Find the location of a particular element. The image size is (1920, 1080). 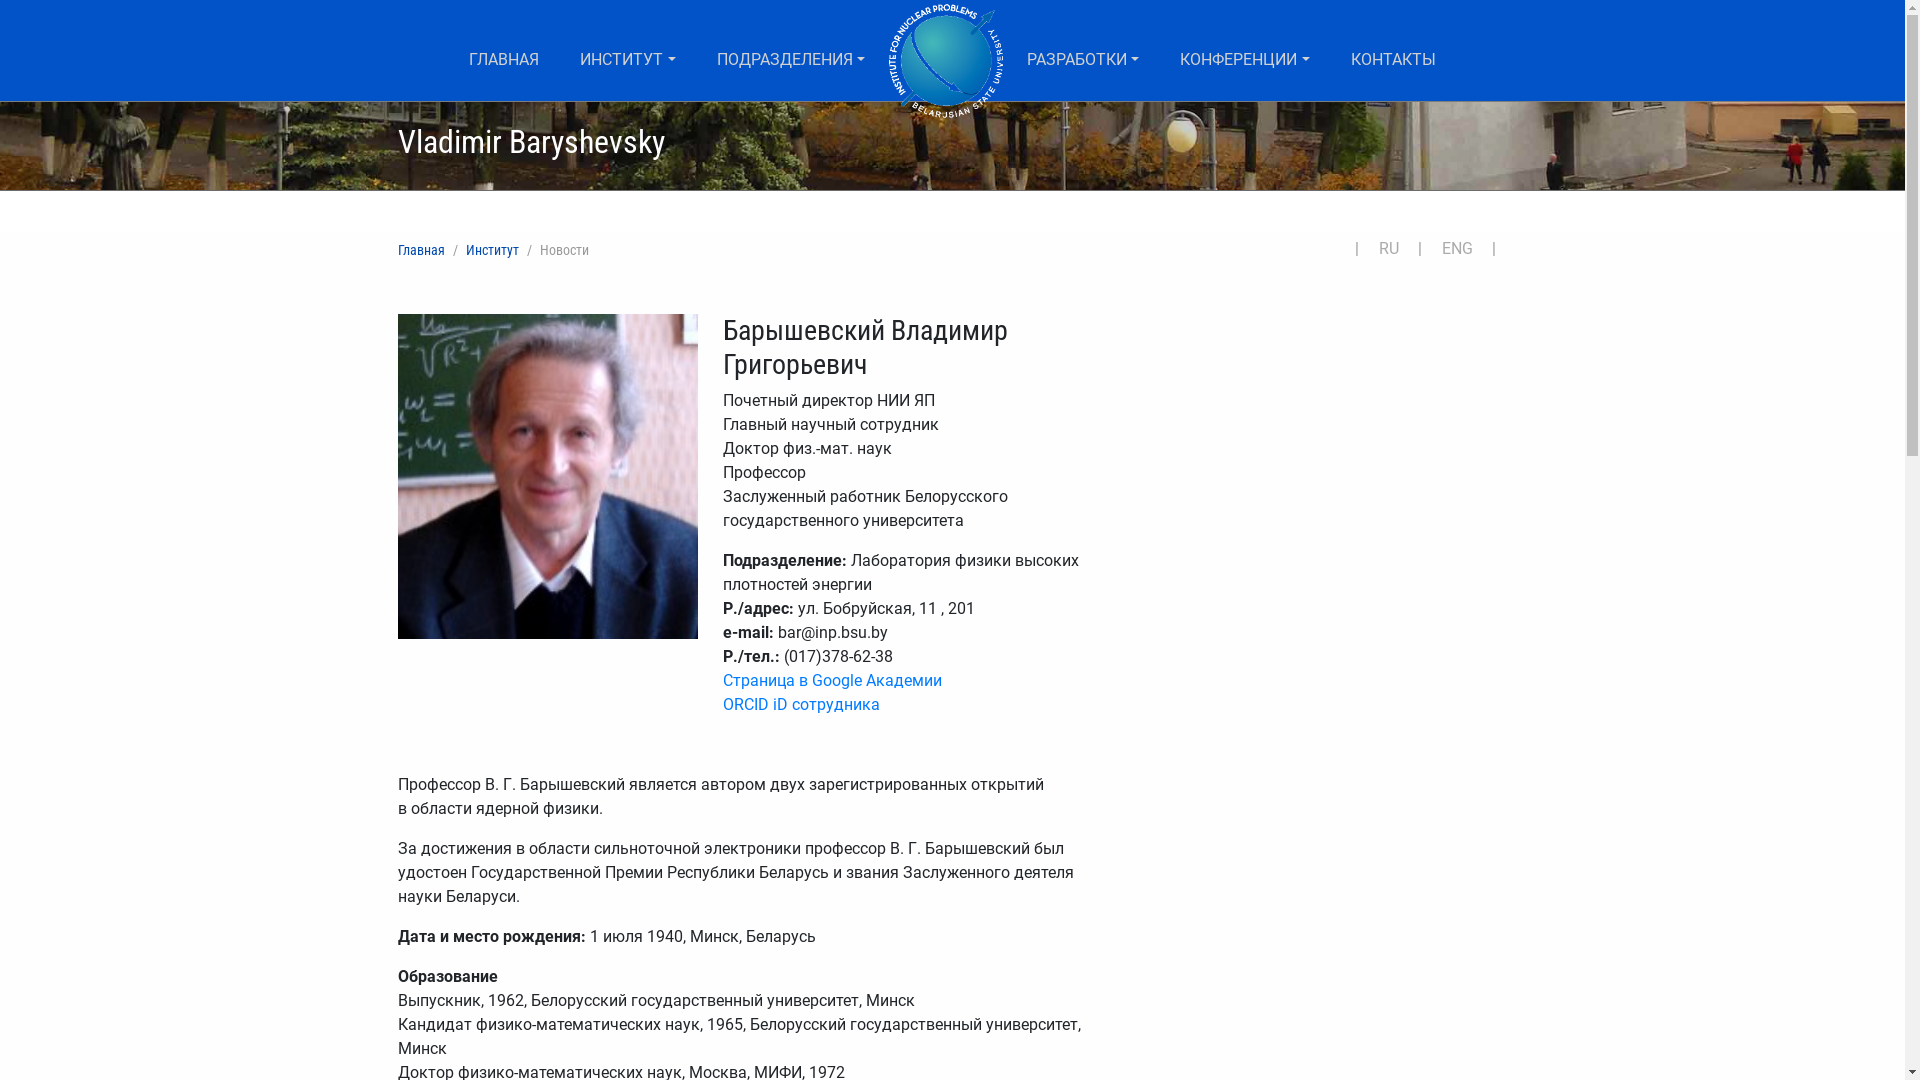

'RU' is located at coordinates (1394, 247).